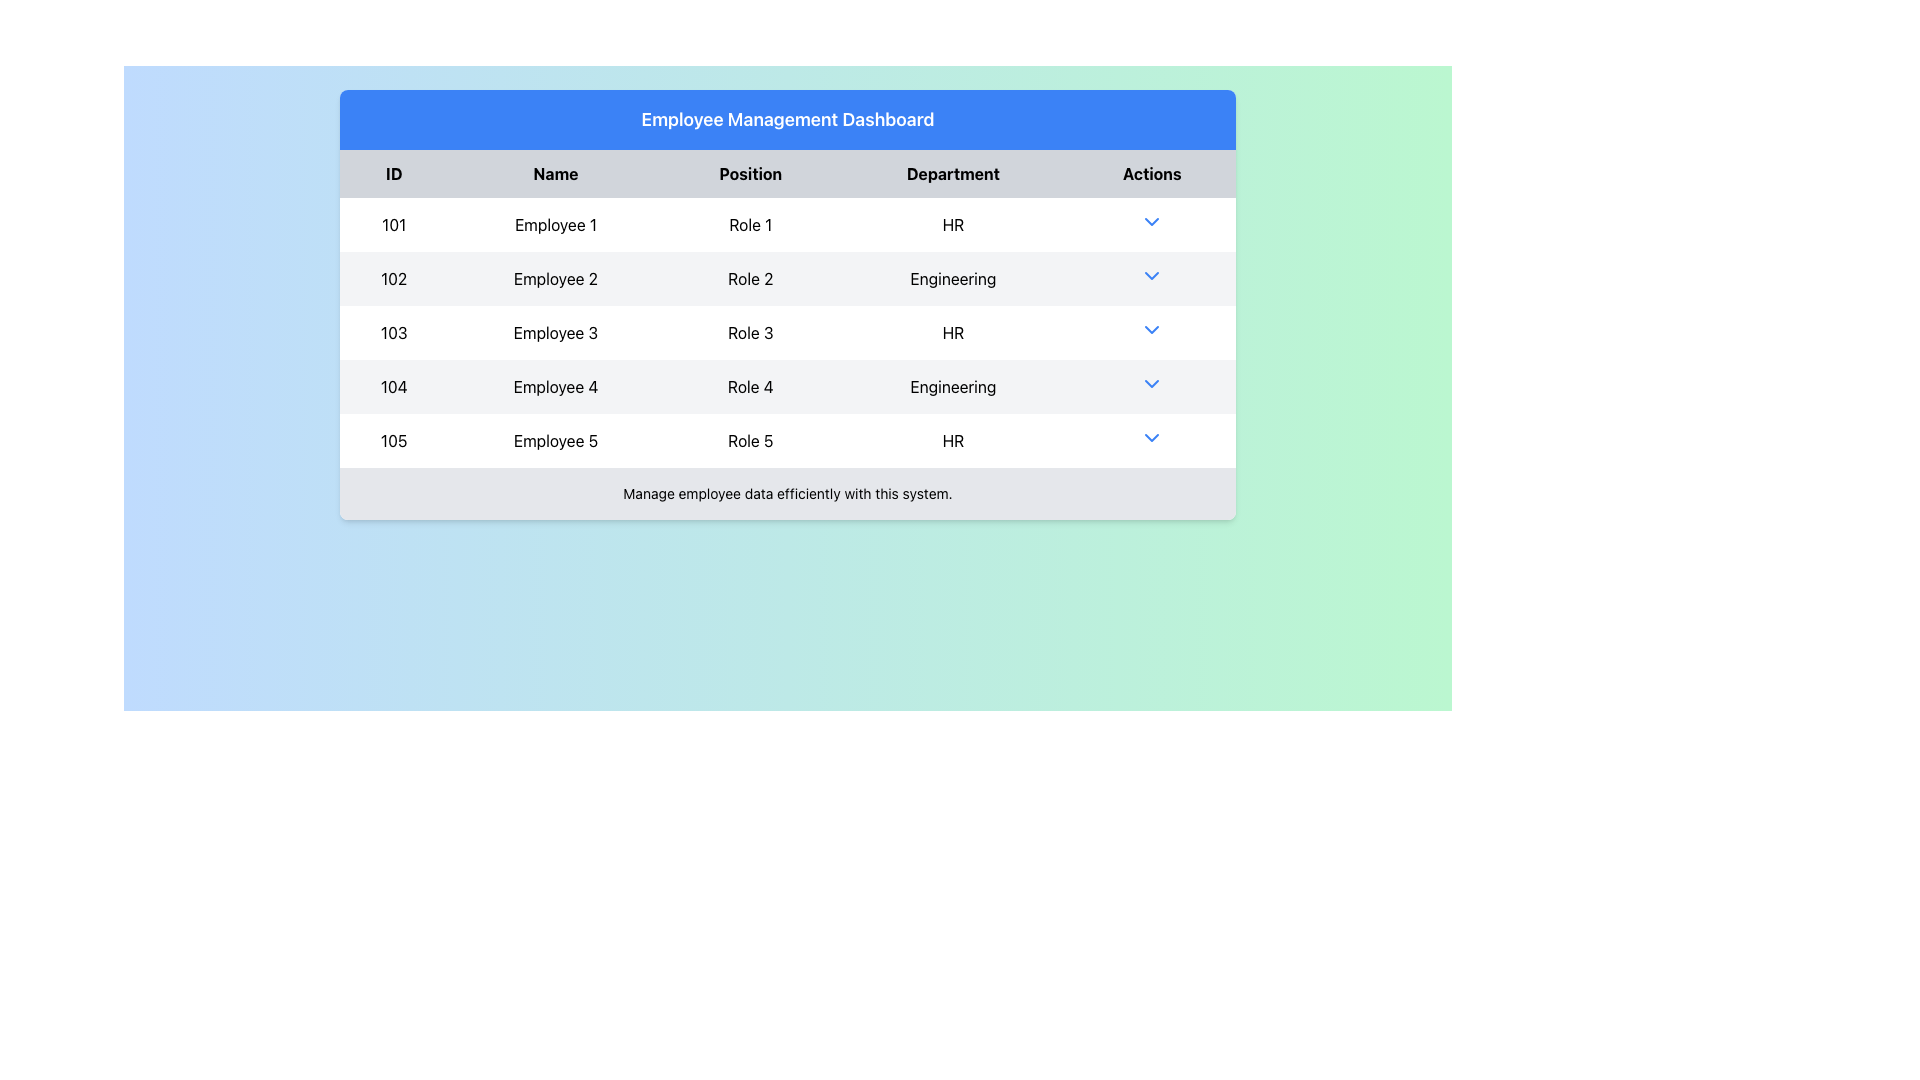 This screenshot has width=1920, height=1080. What do you see at coordinates (1152, 278) in the screenshot?
I see `the dropdown toggle button in the 'Actions' column of the second row for 'Employee 2'` at bounding box center [1152, 278].